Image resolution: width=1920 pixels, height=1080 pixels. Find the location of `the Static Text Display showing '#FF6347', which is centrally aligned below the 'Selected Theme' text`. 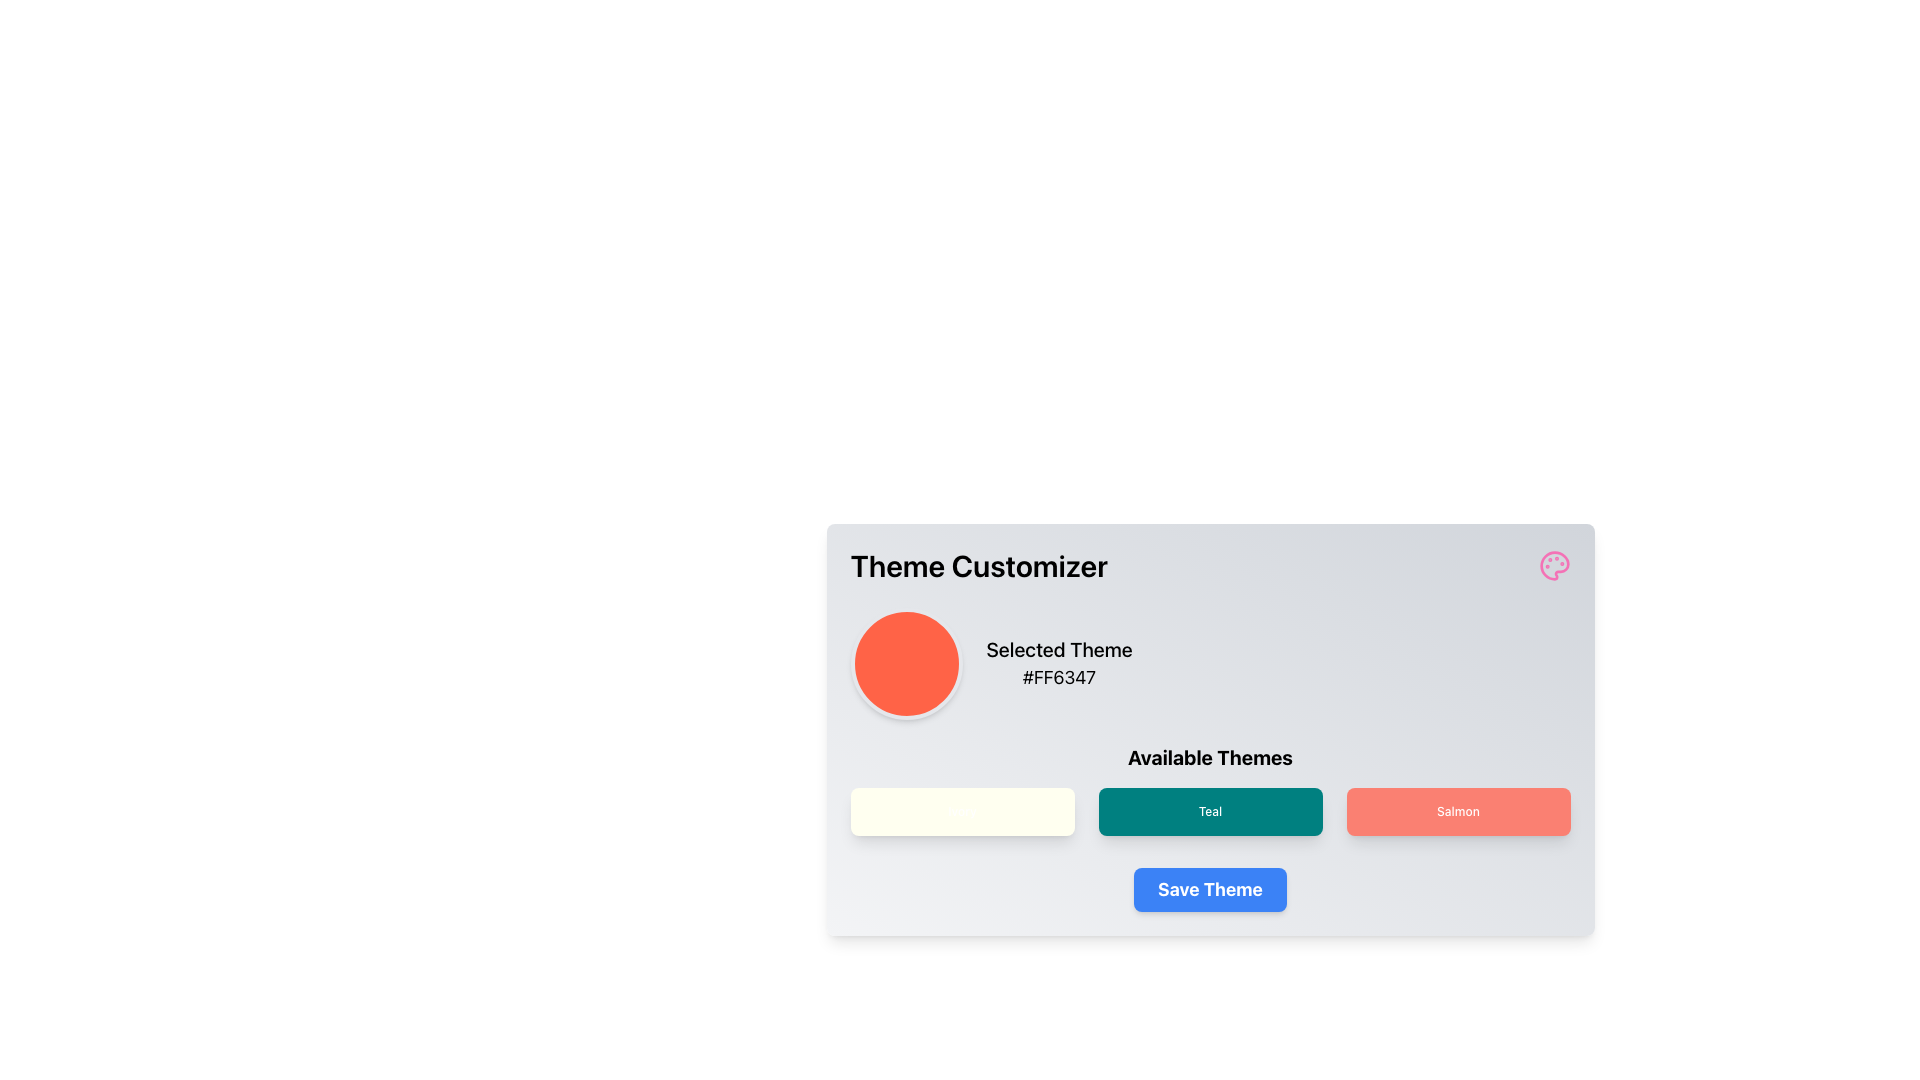

the Static Text Display showing '#FF6347', which is centrally aligned below the 'Selected Theme' text is located at coordinates (1058, 677).